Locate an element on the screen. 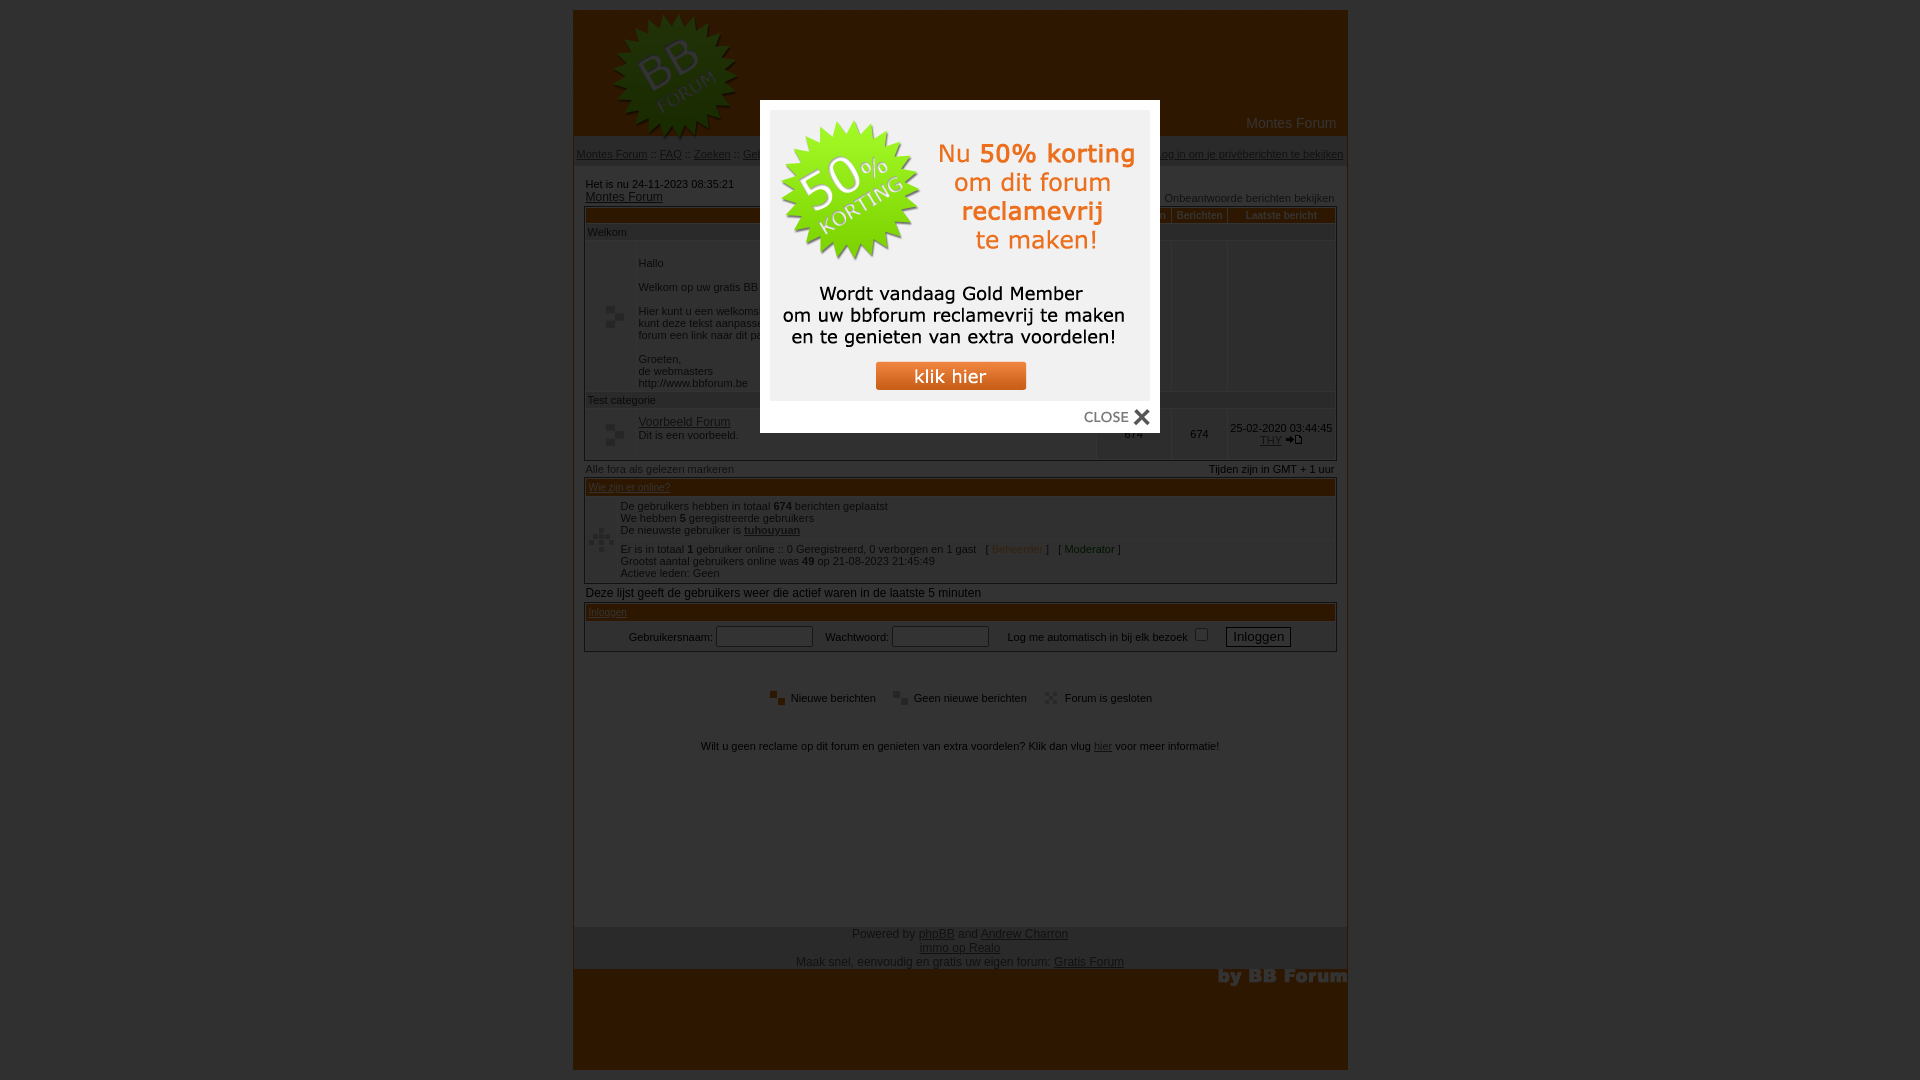 The height and width of the screenshot is (1080, 1920). 'FAQ' is located at coordinates (660, 153).